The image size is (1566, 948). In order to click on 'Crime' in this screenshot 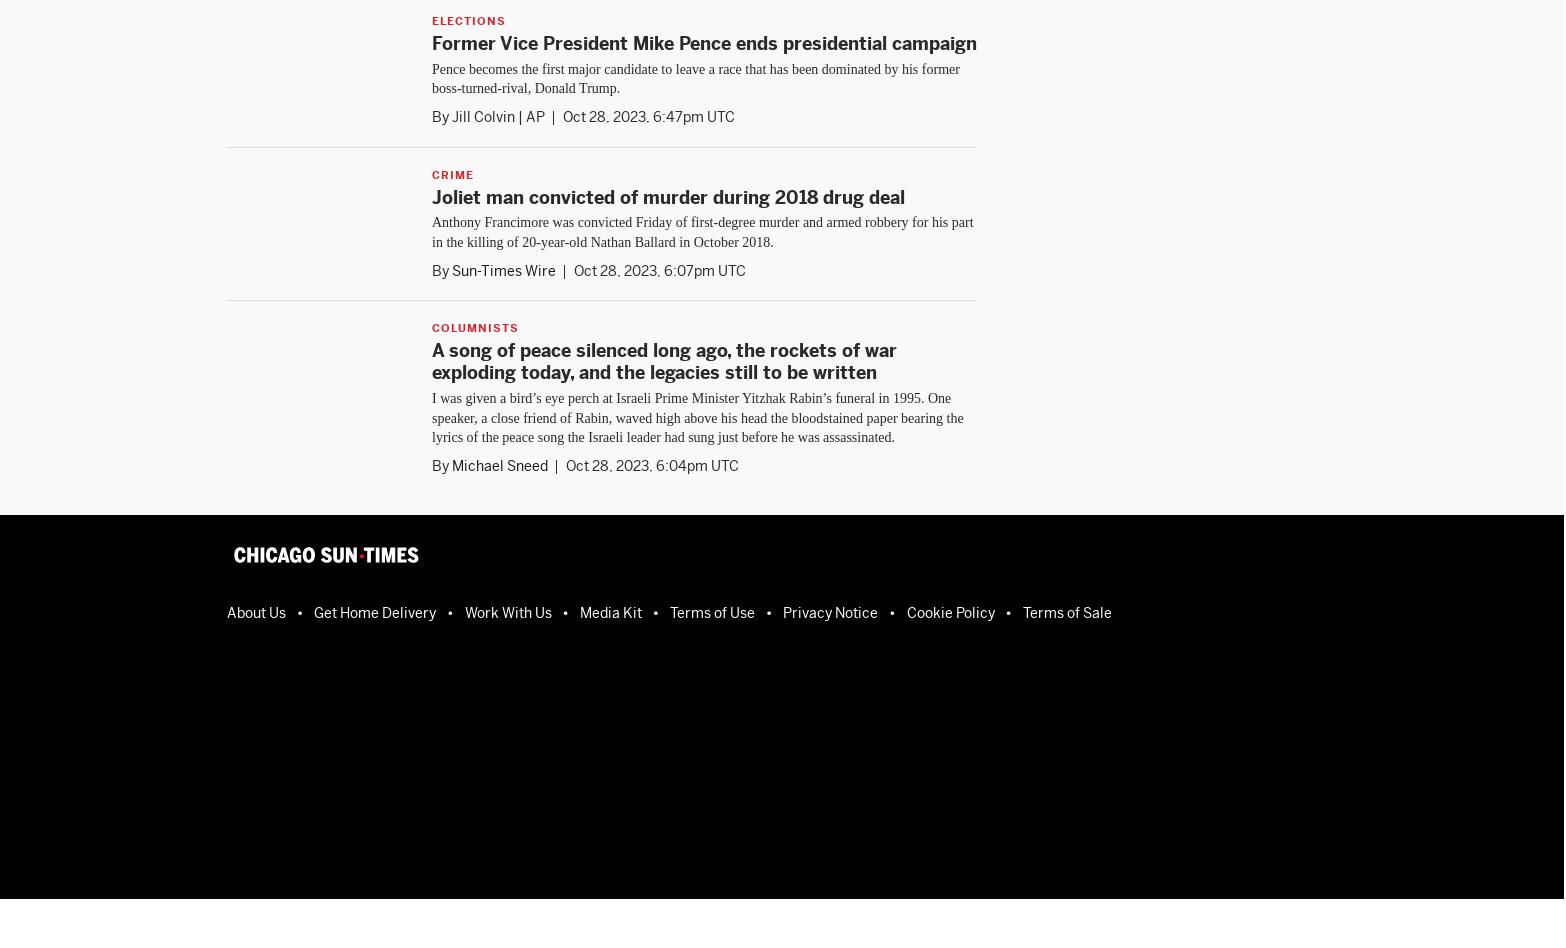, I will do `click(452, 172)`.